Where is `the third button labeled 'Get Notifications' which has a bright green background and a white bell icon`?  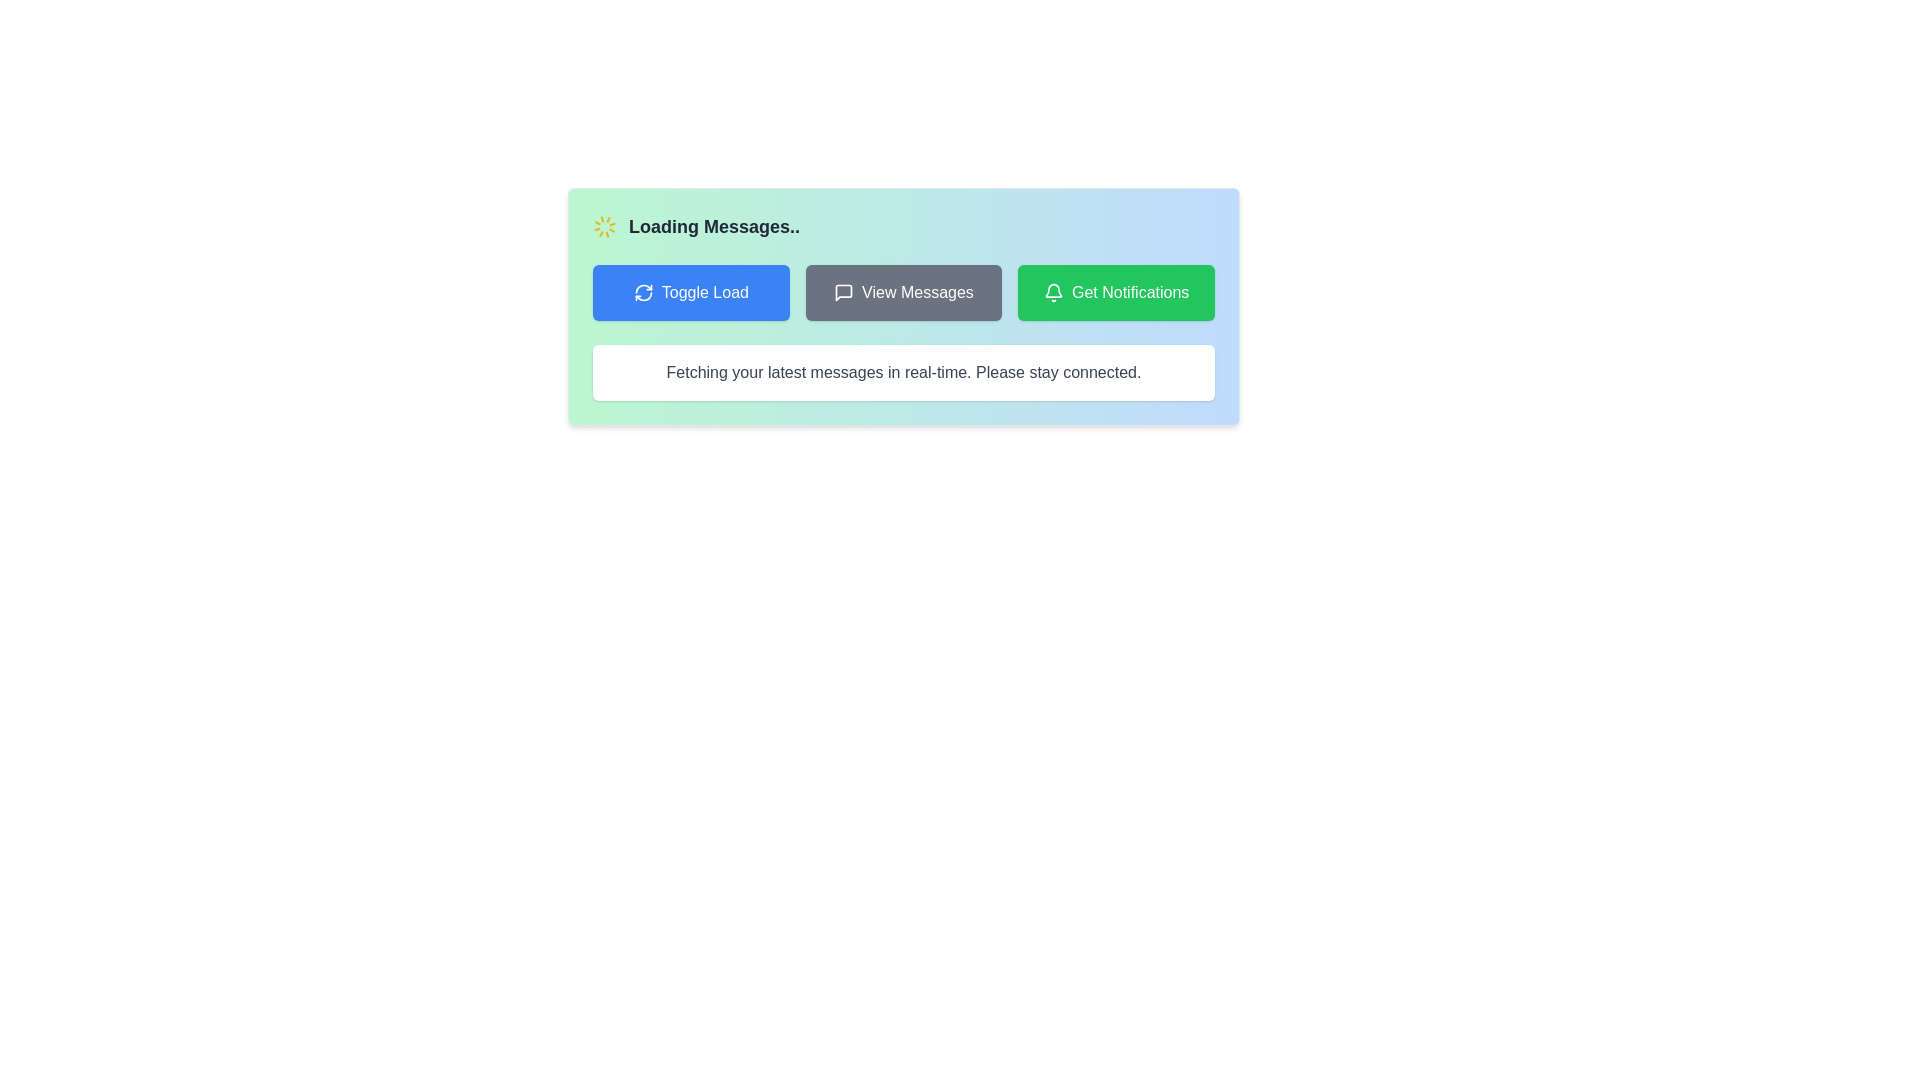 the third button labeled 'Get Notifications' which has a bright green background and a white bell icon is located at coordinates (1115, 293).